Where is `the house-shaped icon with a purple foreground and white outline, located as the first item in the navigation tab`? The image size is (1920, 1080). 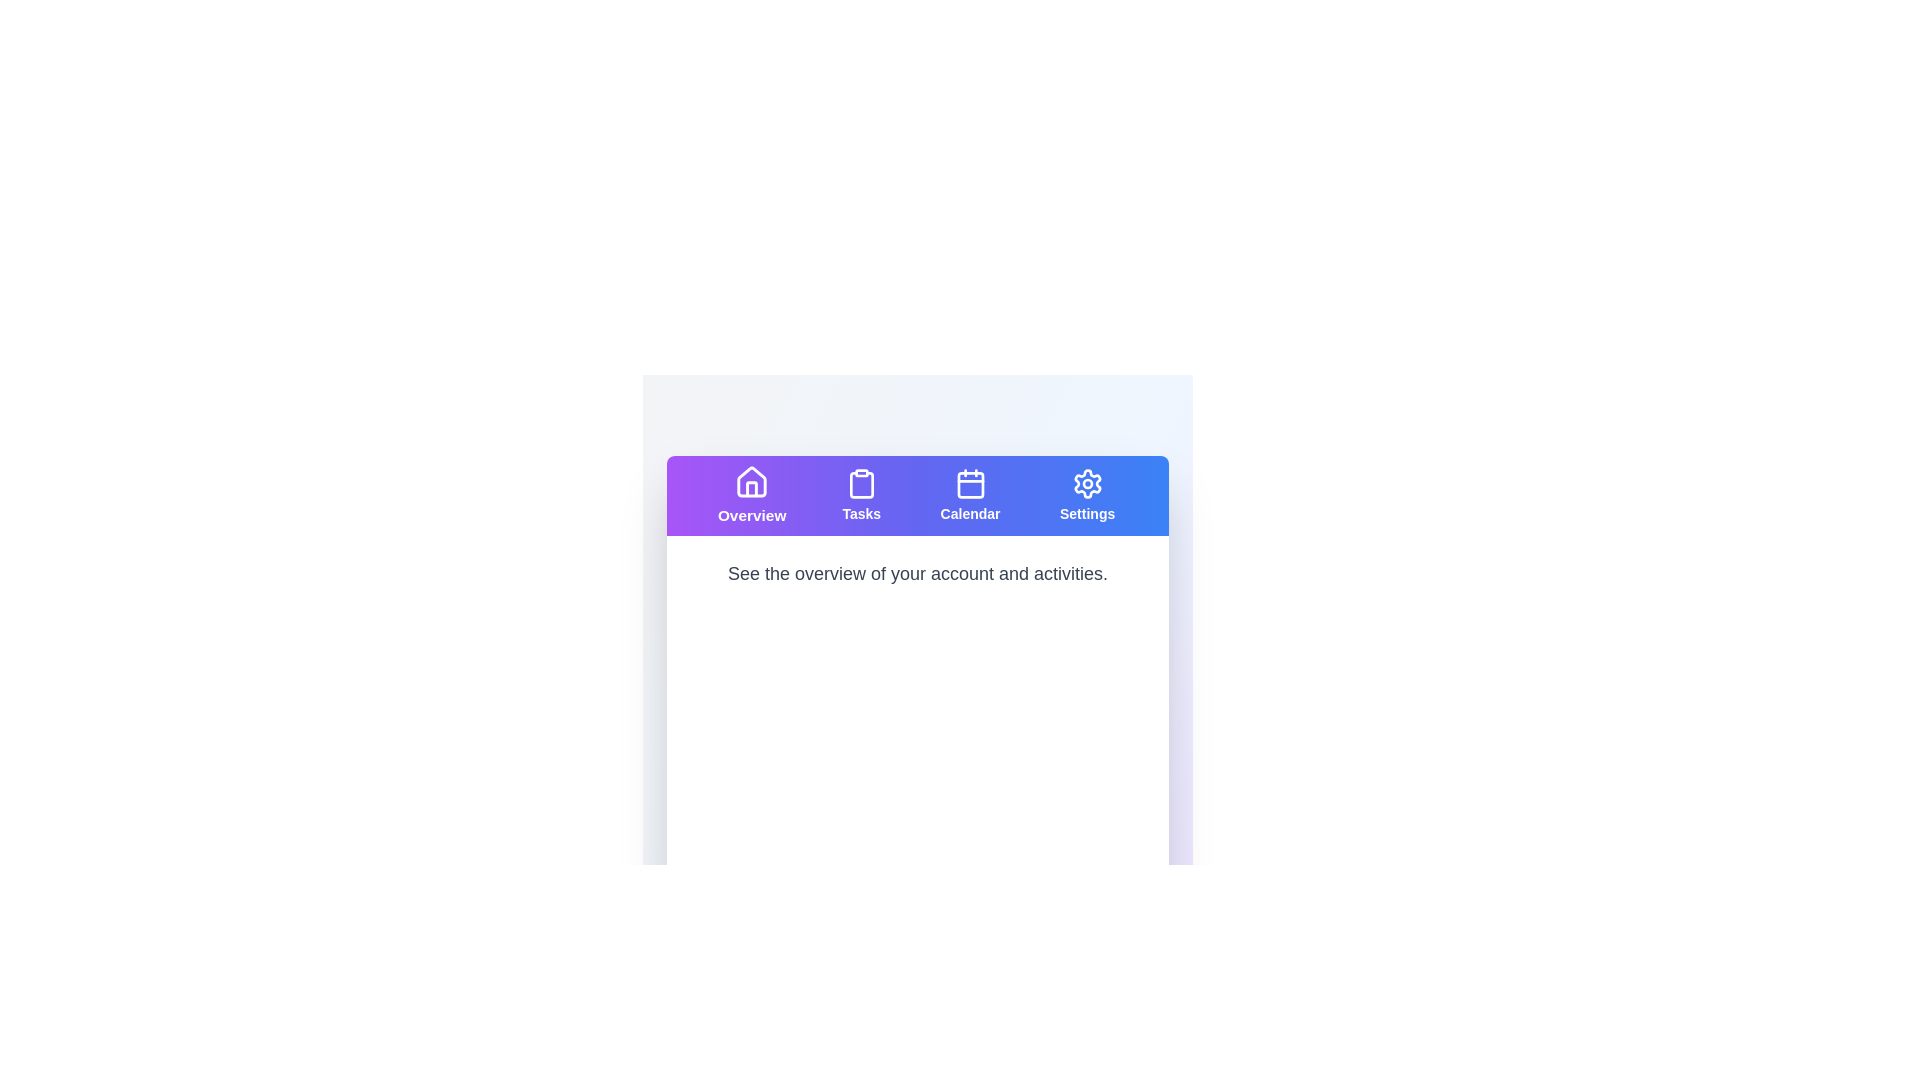
the house-shaped icon with a purple foreground and white outline, located as the first item in the navigation tab is located at coordinates (750, 483).